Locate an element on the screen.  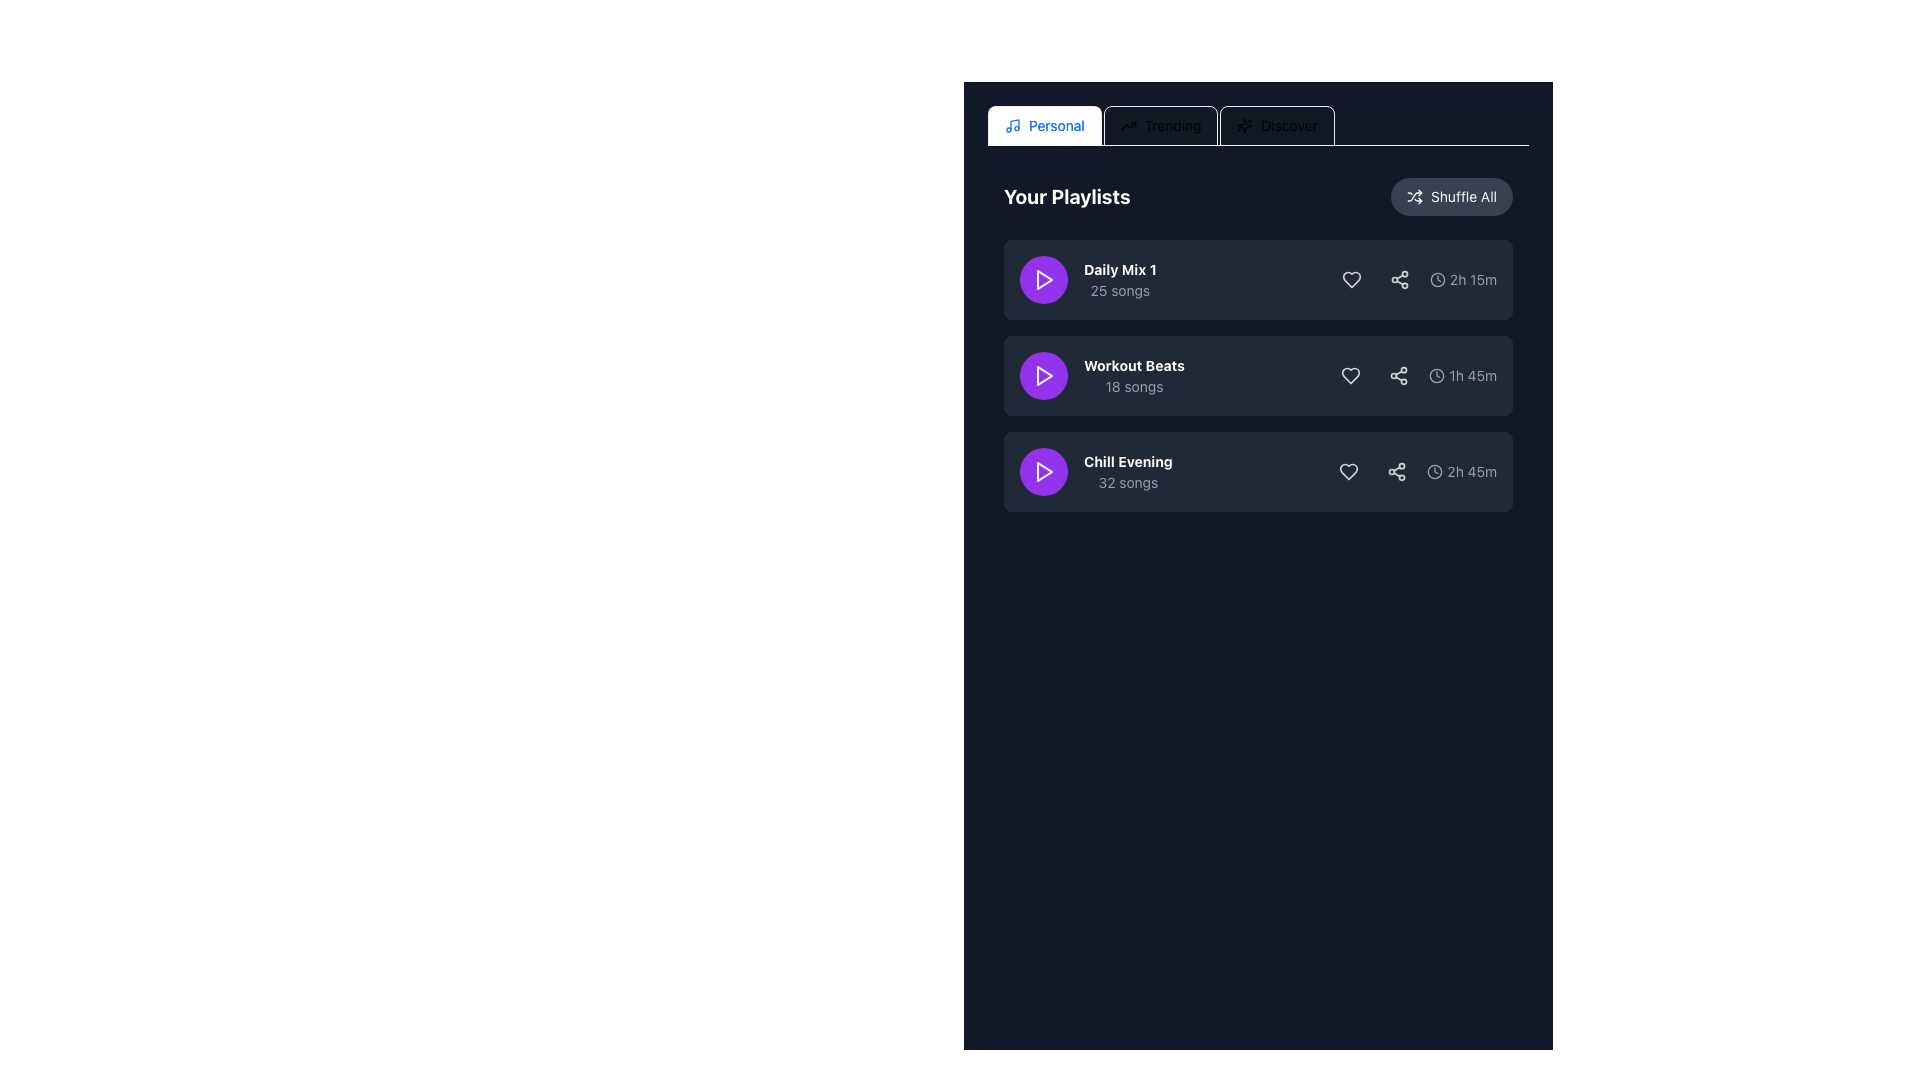
text content of the gray-colored text block displaying the duration '2h 15m' located at the far right of the 'Daily Mix 1' playlist in the 'Your Playlists' section is located at coordinates (1473, 280).